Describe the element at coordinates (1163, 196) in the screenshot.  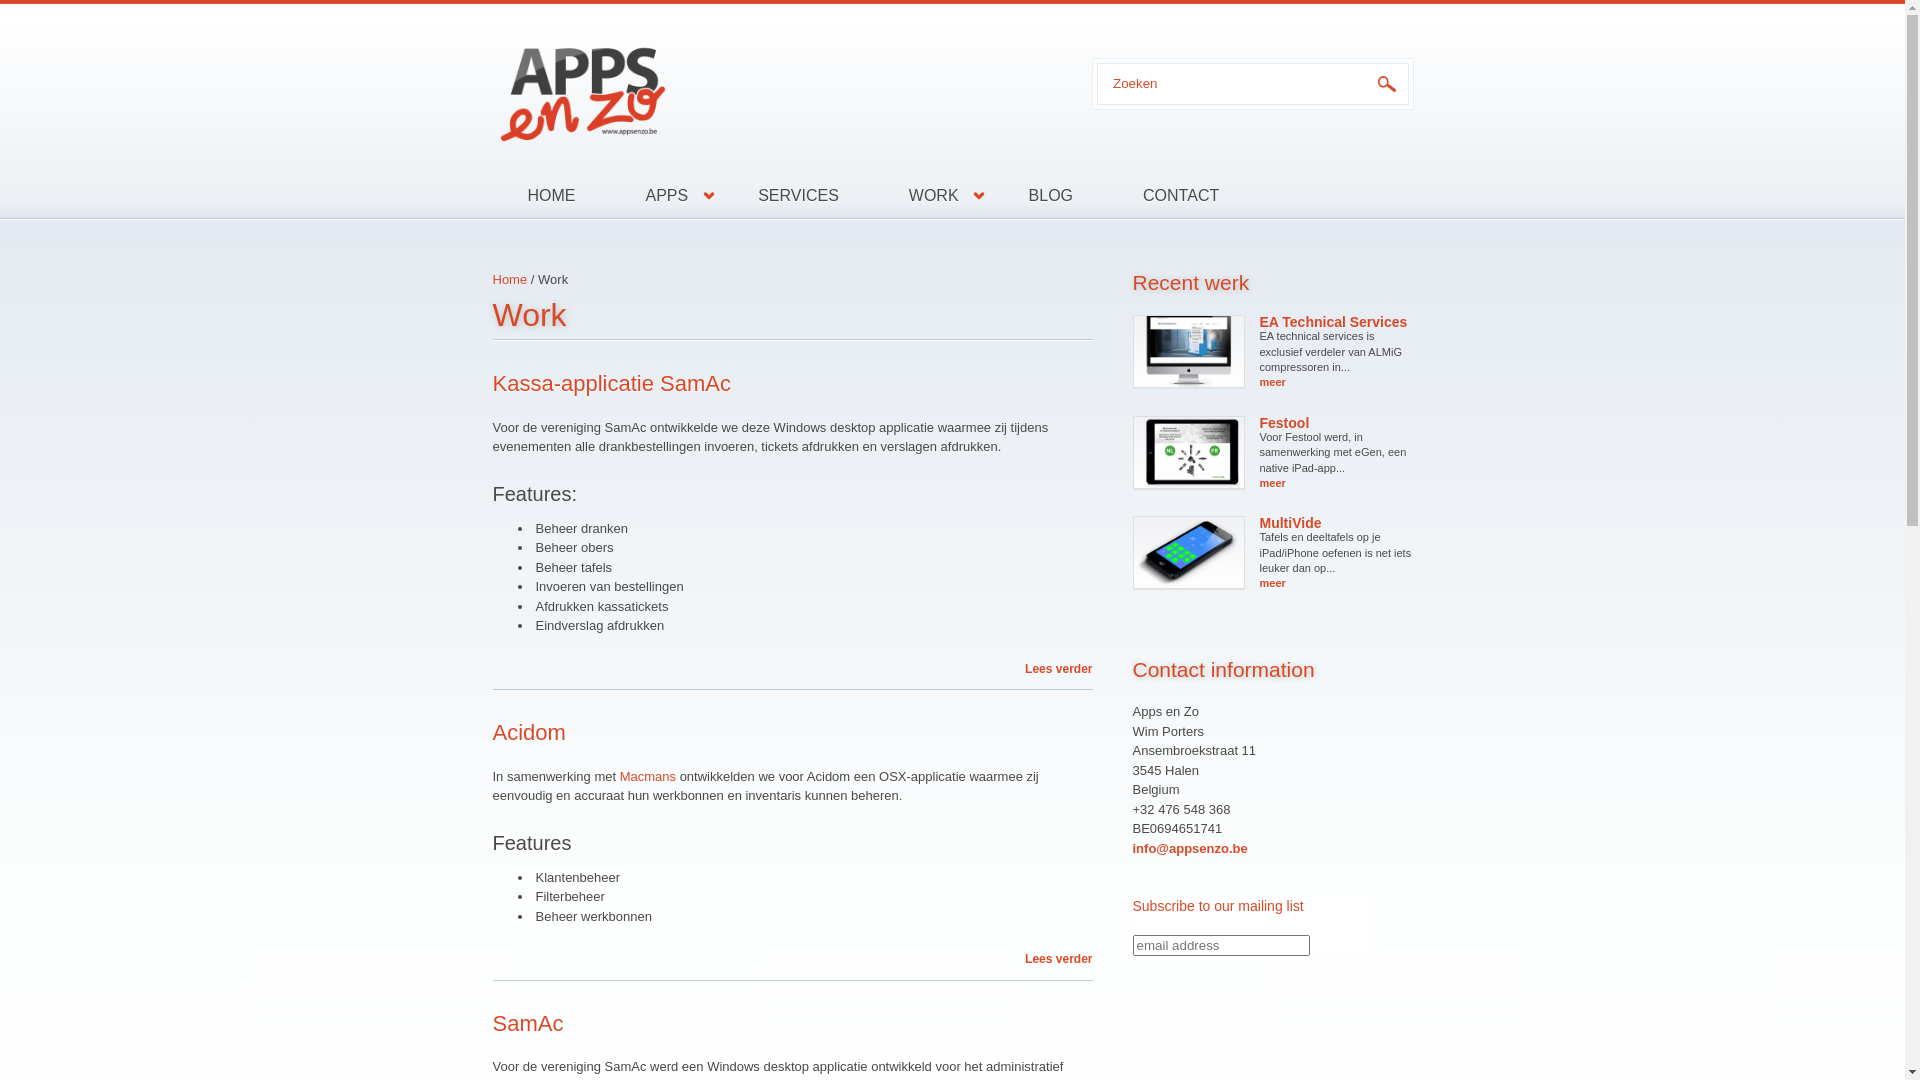
I see `'CONTACT'` at that location.